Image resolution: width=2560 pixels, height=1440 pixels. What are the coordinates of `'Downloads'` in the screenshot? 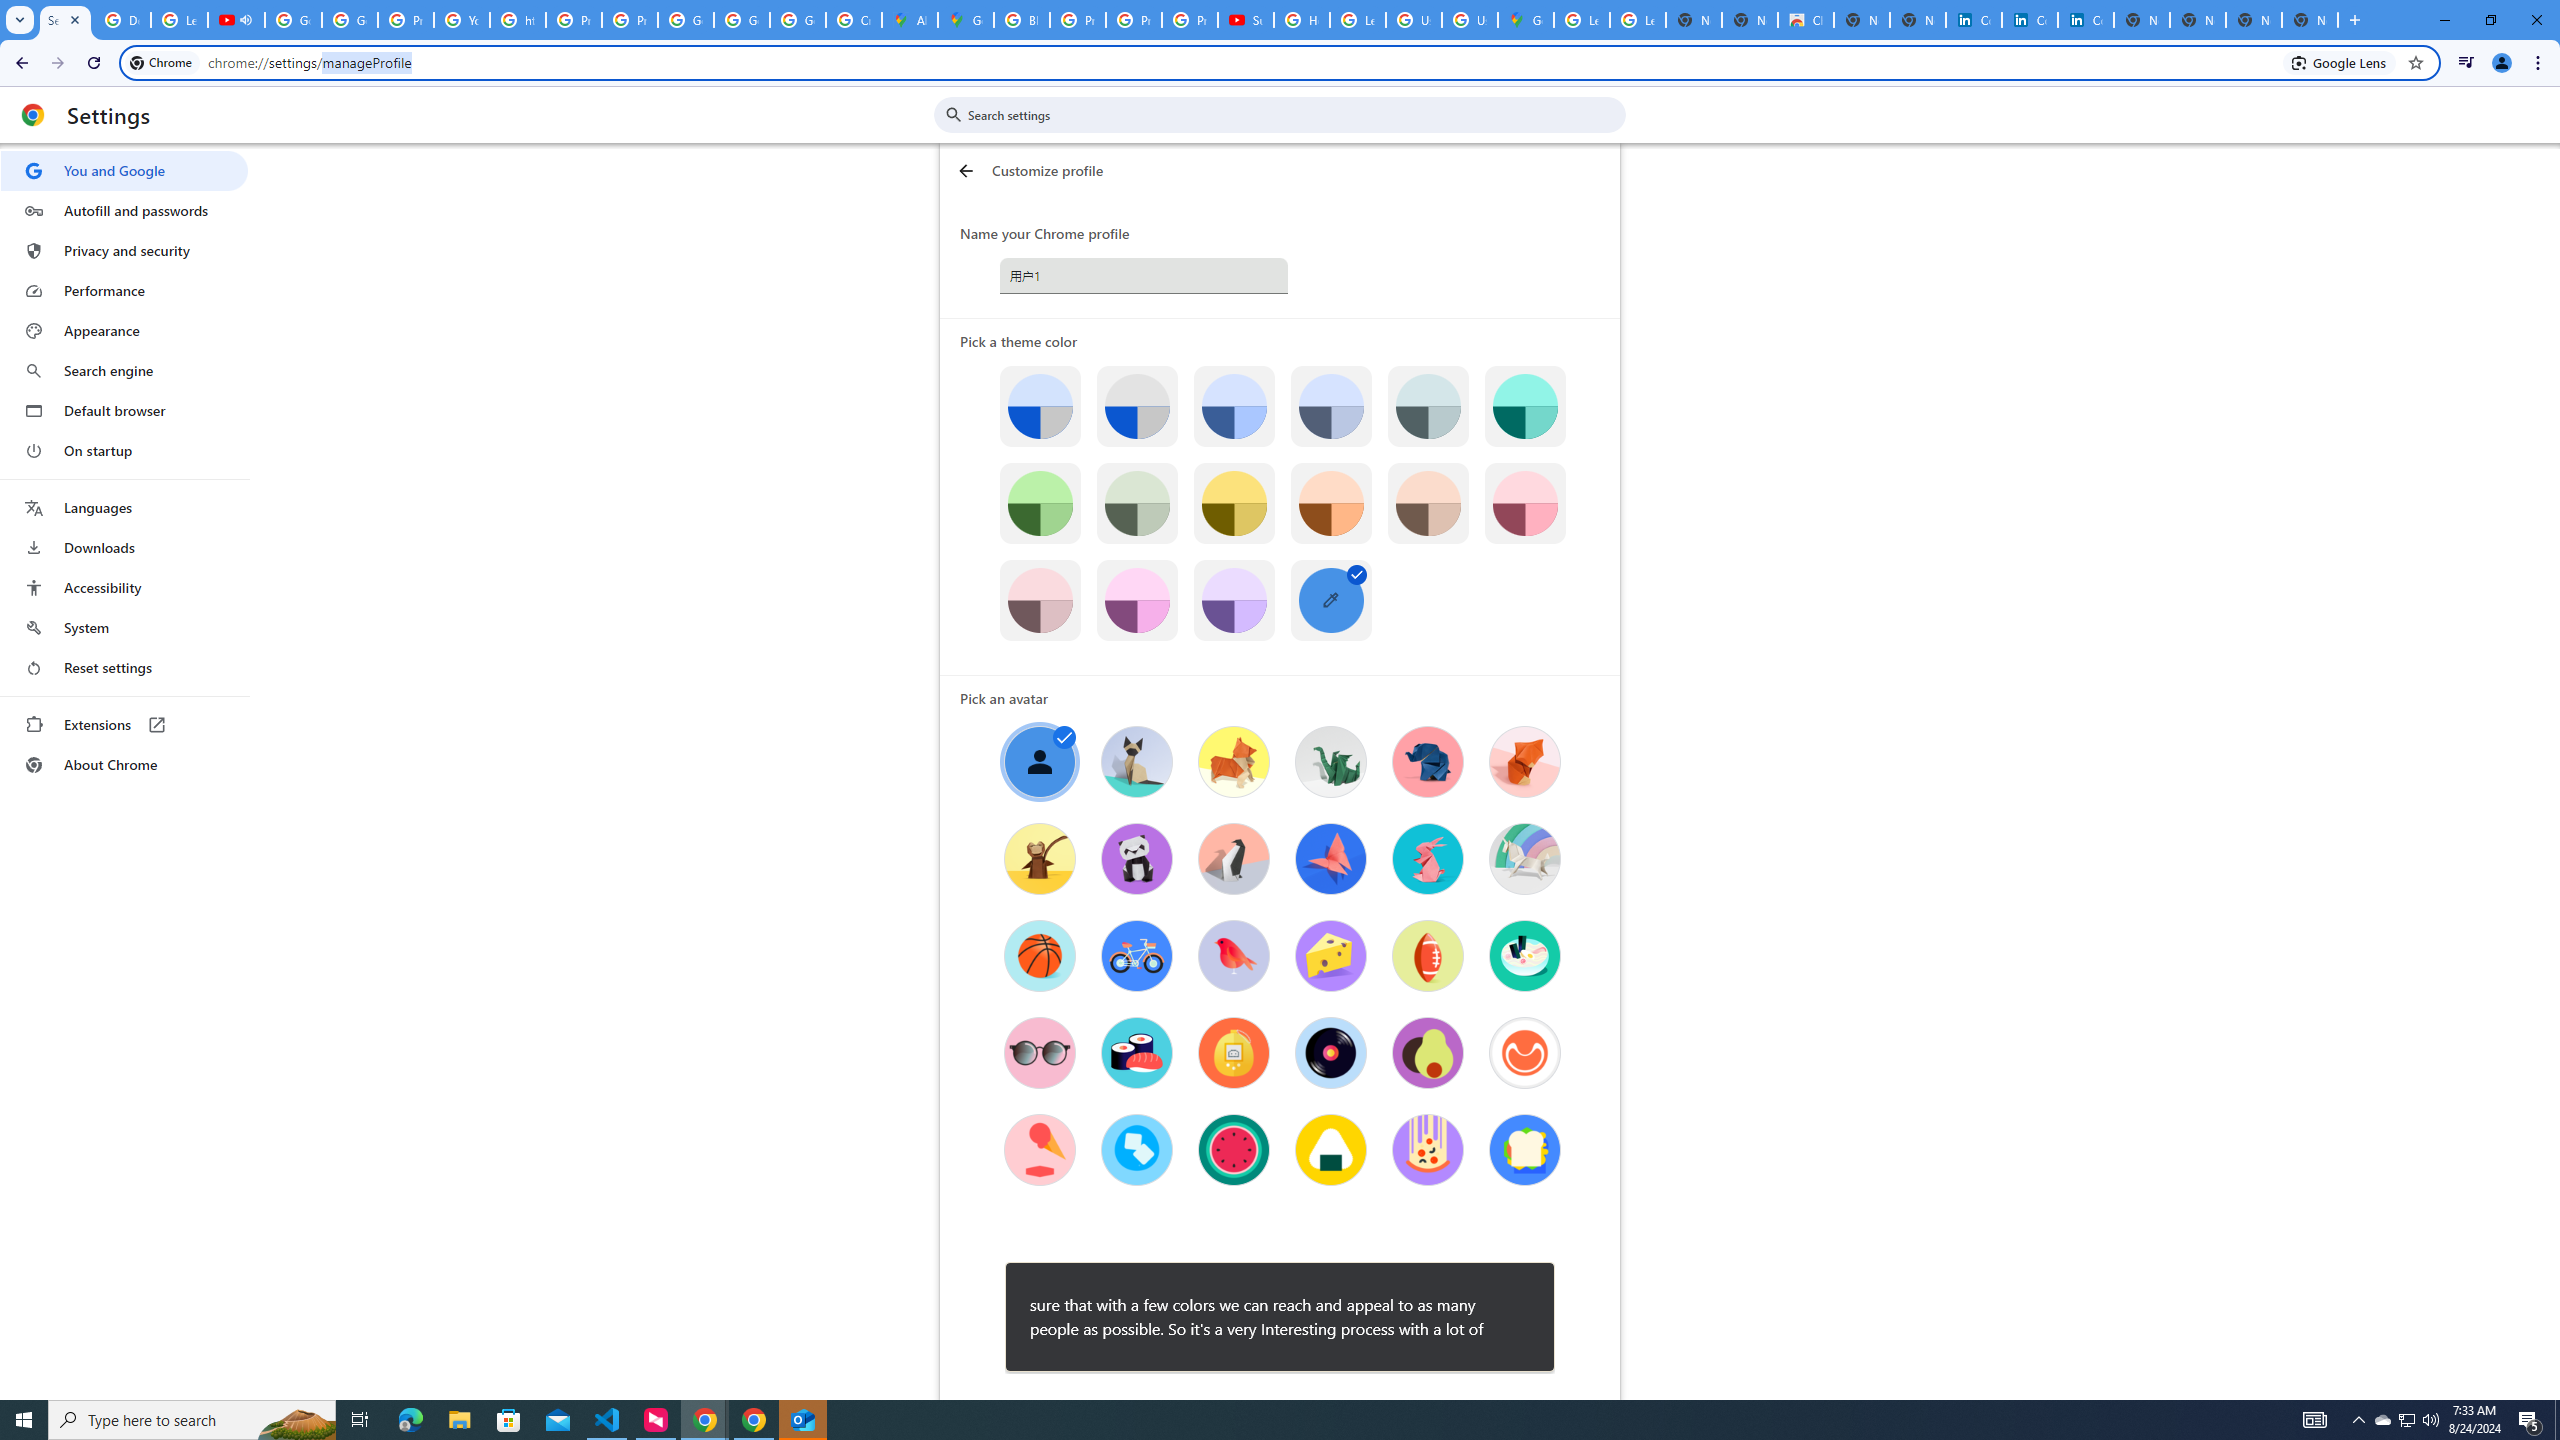 It's located at (123, 547).